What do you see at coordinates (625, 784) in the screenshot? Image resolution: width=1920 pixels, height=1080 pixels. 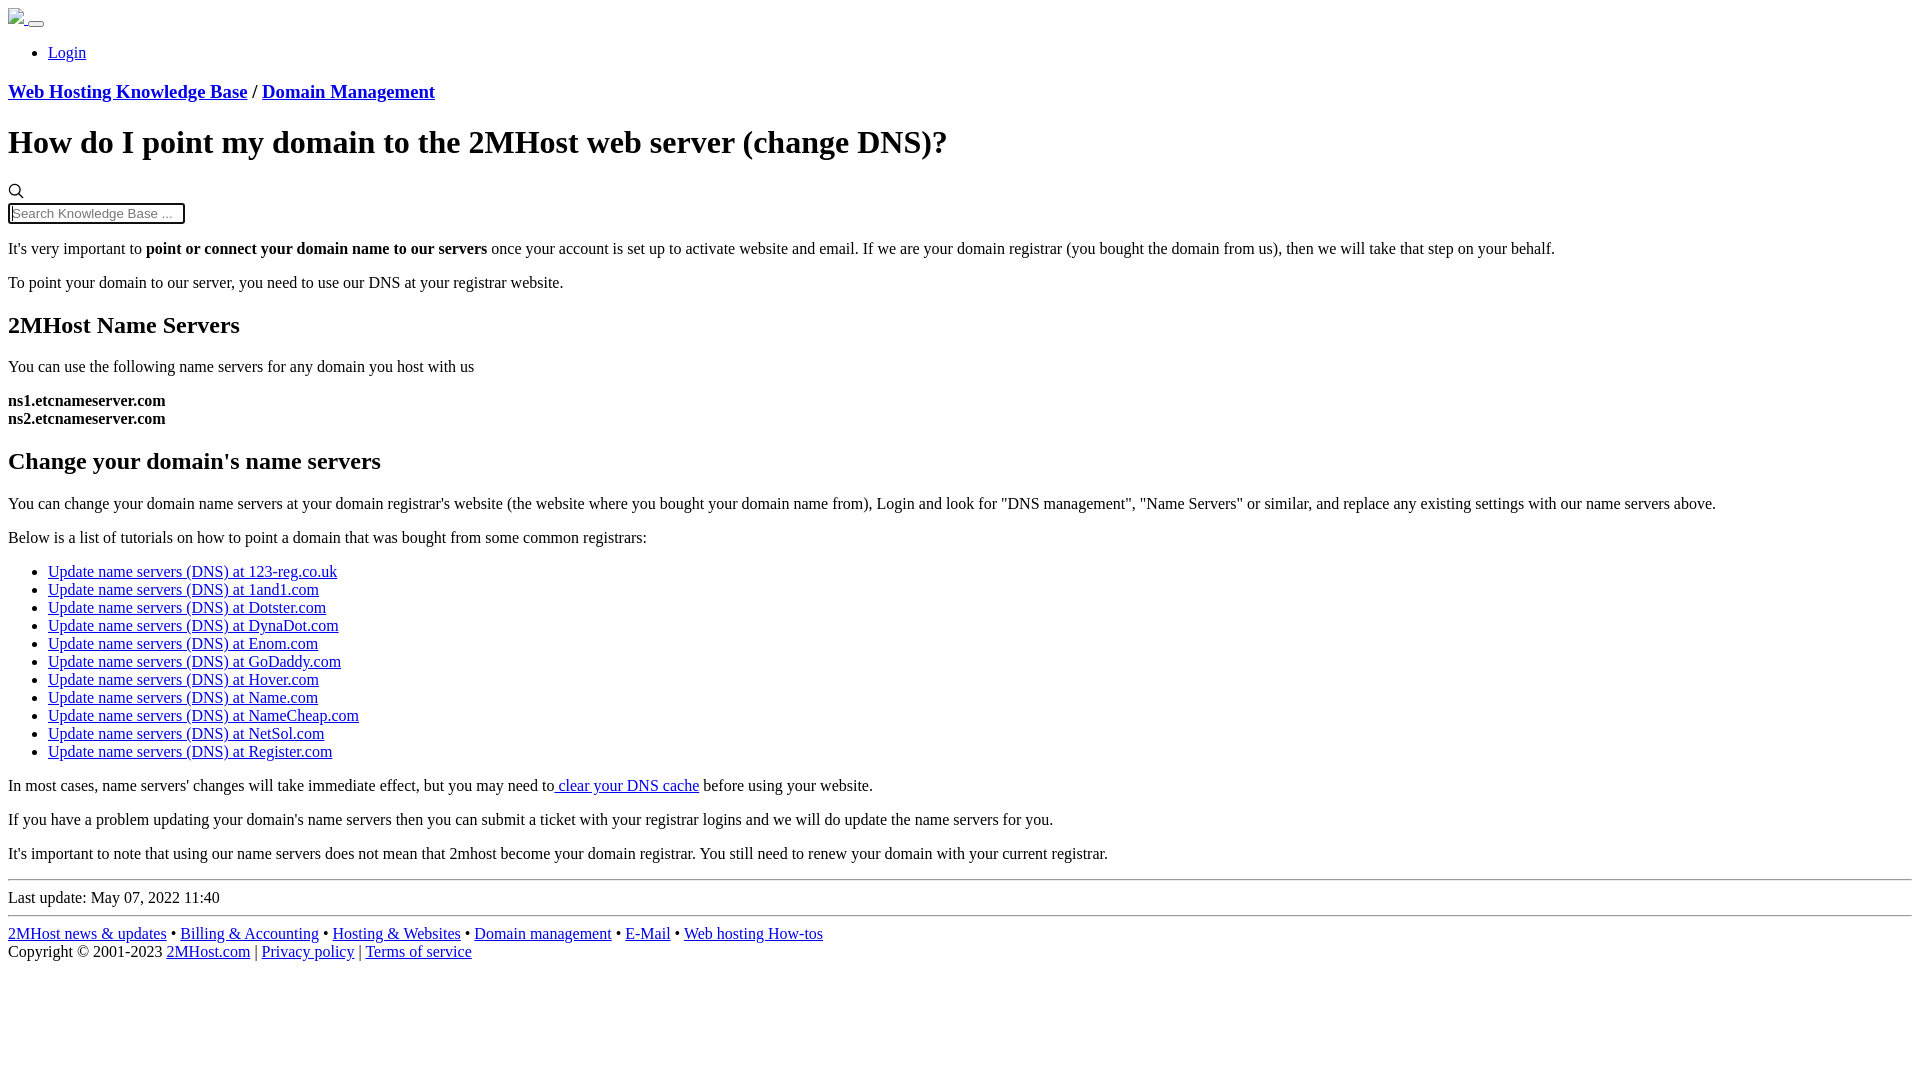 I see `'clear your DNS cache'` at bounding box center [625, 784].